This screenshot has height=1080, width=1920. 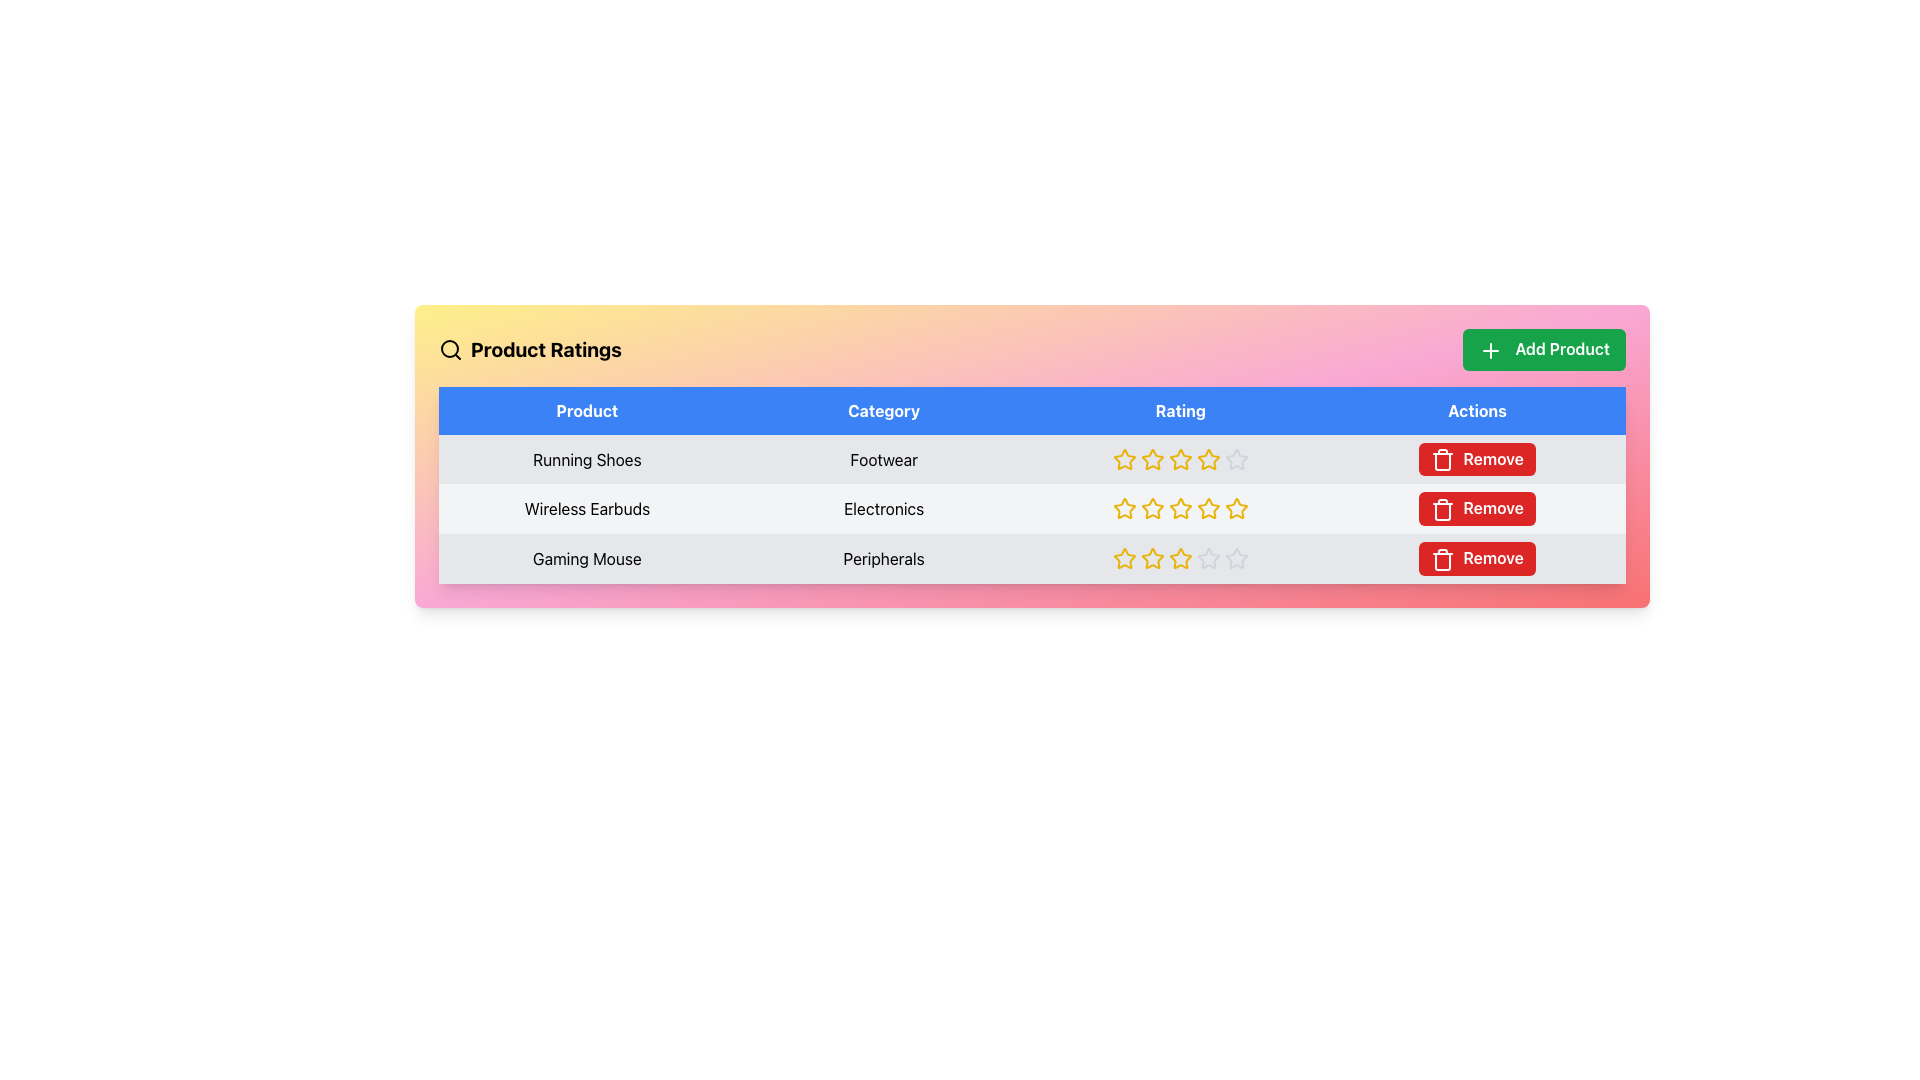 What do you see at coordinates (883, 409) in the screenshot?
I see `the 'Category' column header, which is the second column header in a four-column table, located between 'Product' and 'Rating'` at bounding box center [883, 409].